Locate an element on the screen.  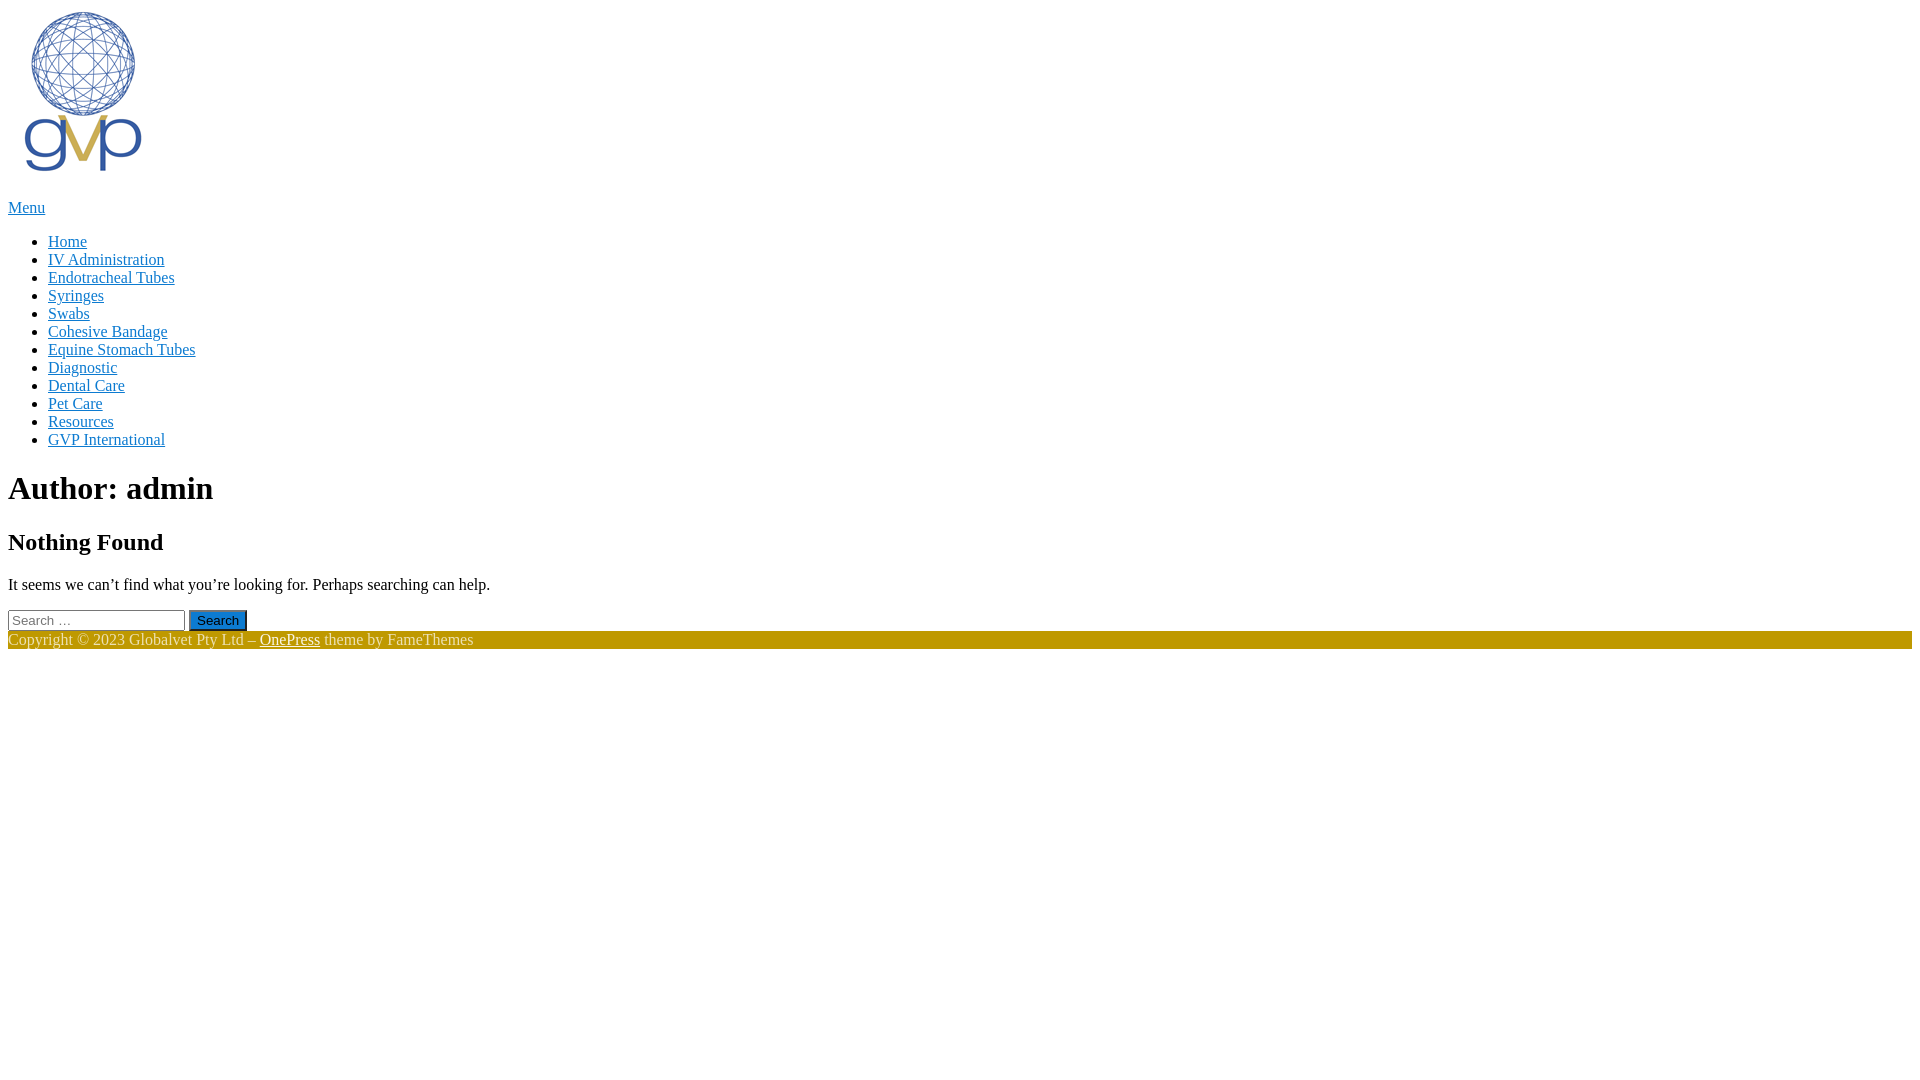
'Equine Stomach Tubes' is located at coordinates (48, 348).